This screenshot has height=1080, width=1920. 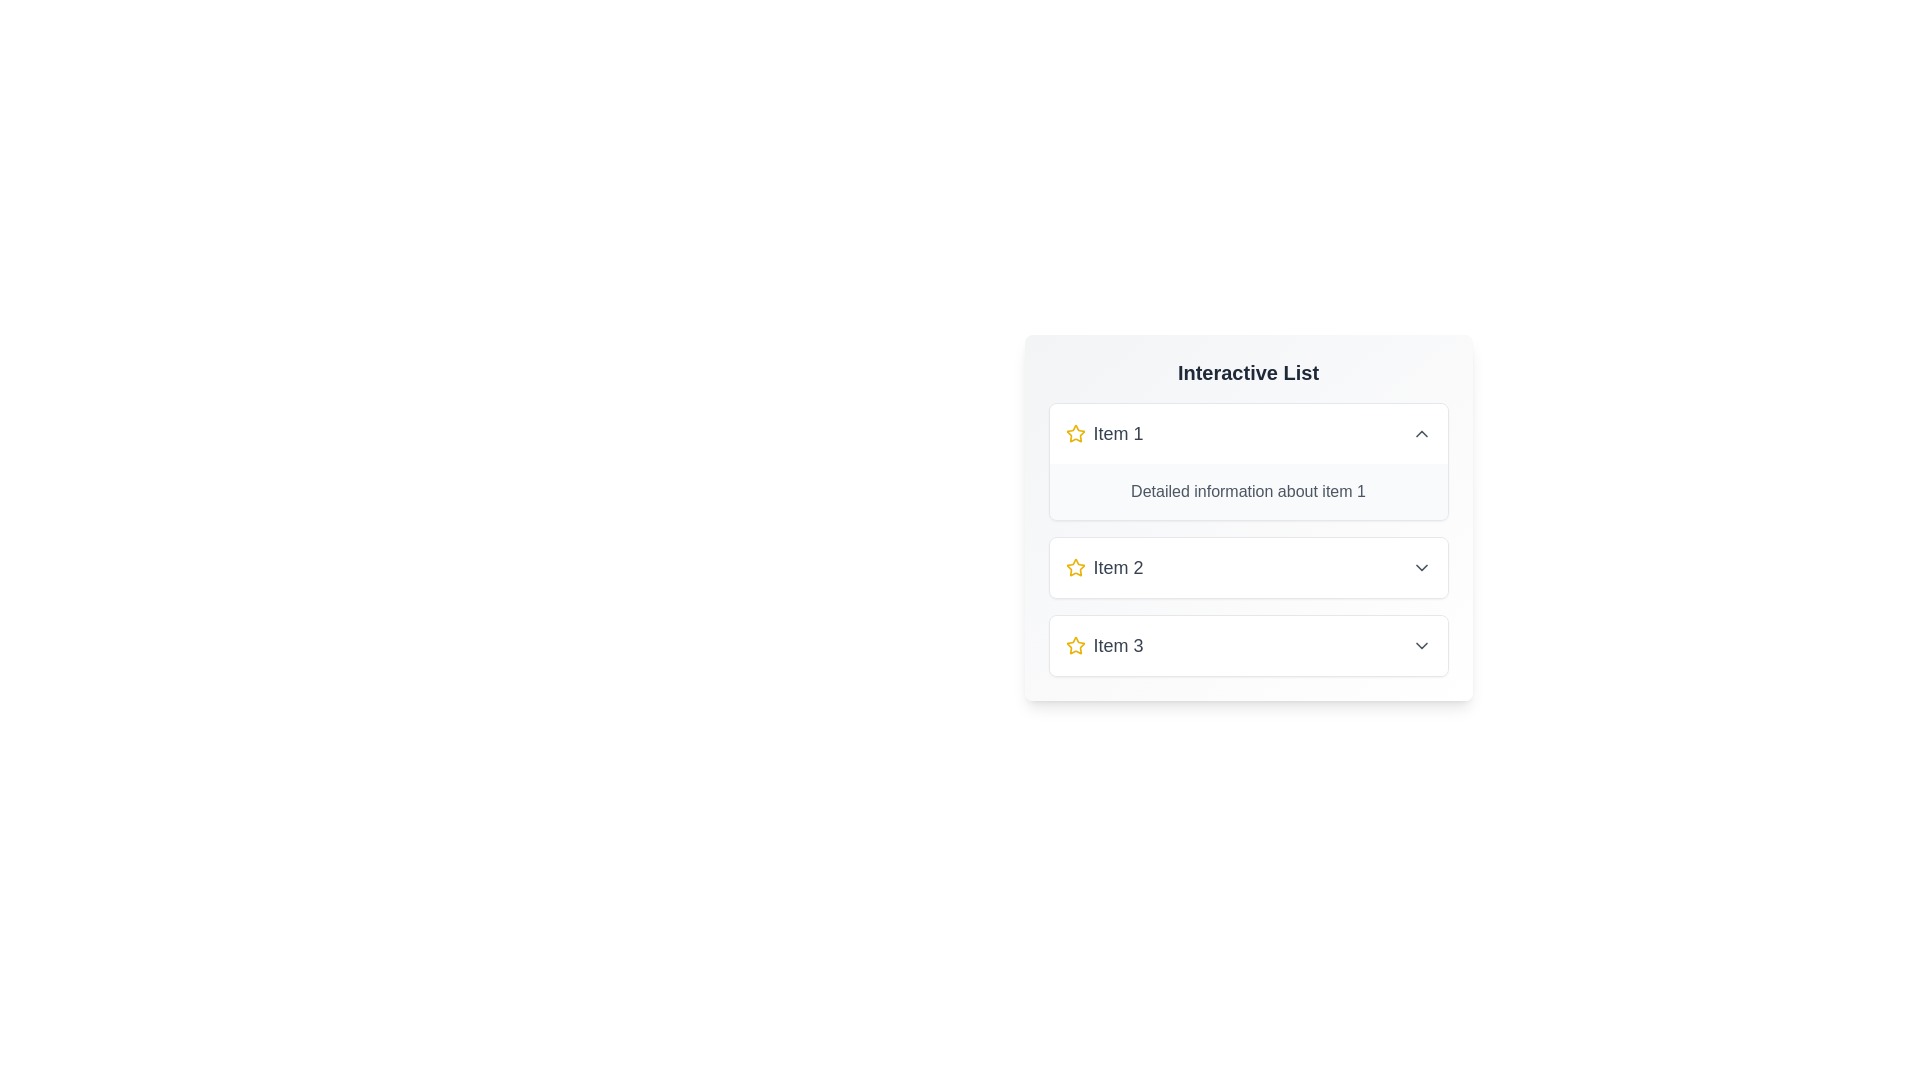 What do you see at coordinates (1247, 645) in the screenshot?
I see `the title of Item 3 to toggle its expanded state` at bounding box center [1247, 645].